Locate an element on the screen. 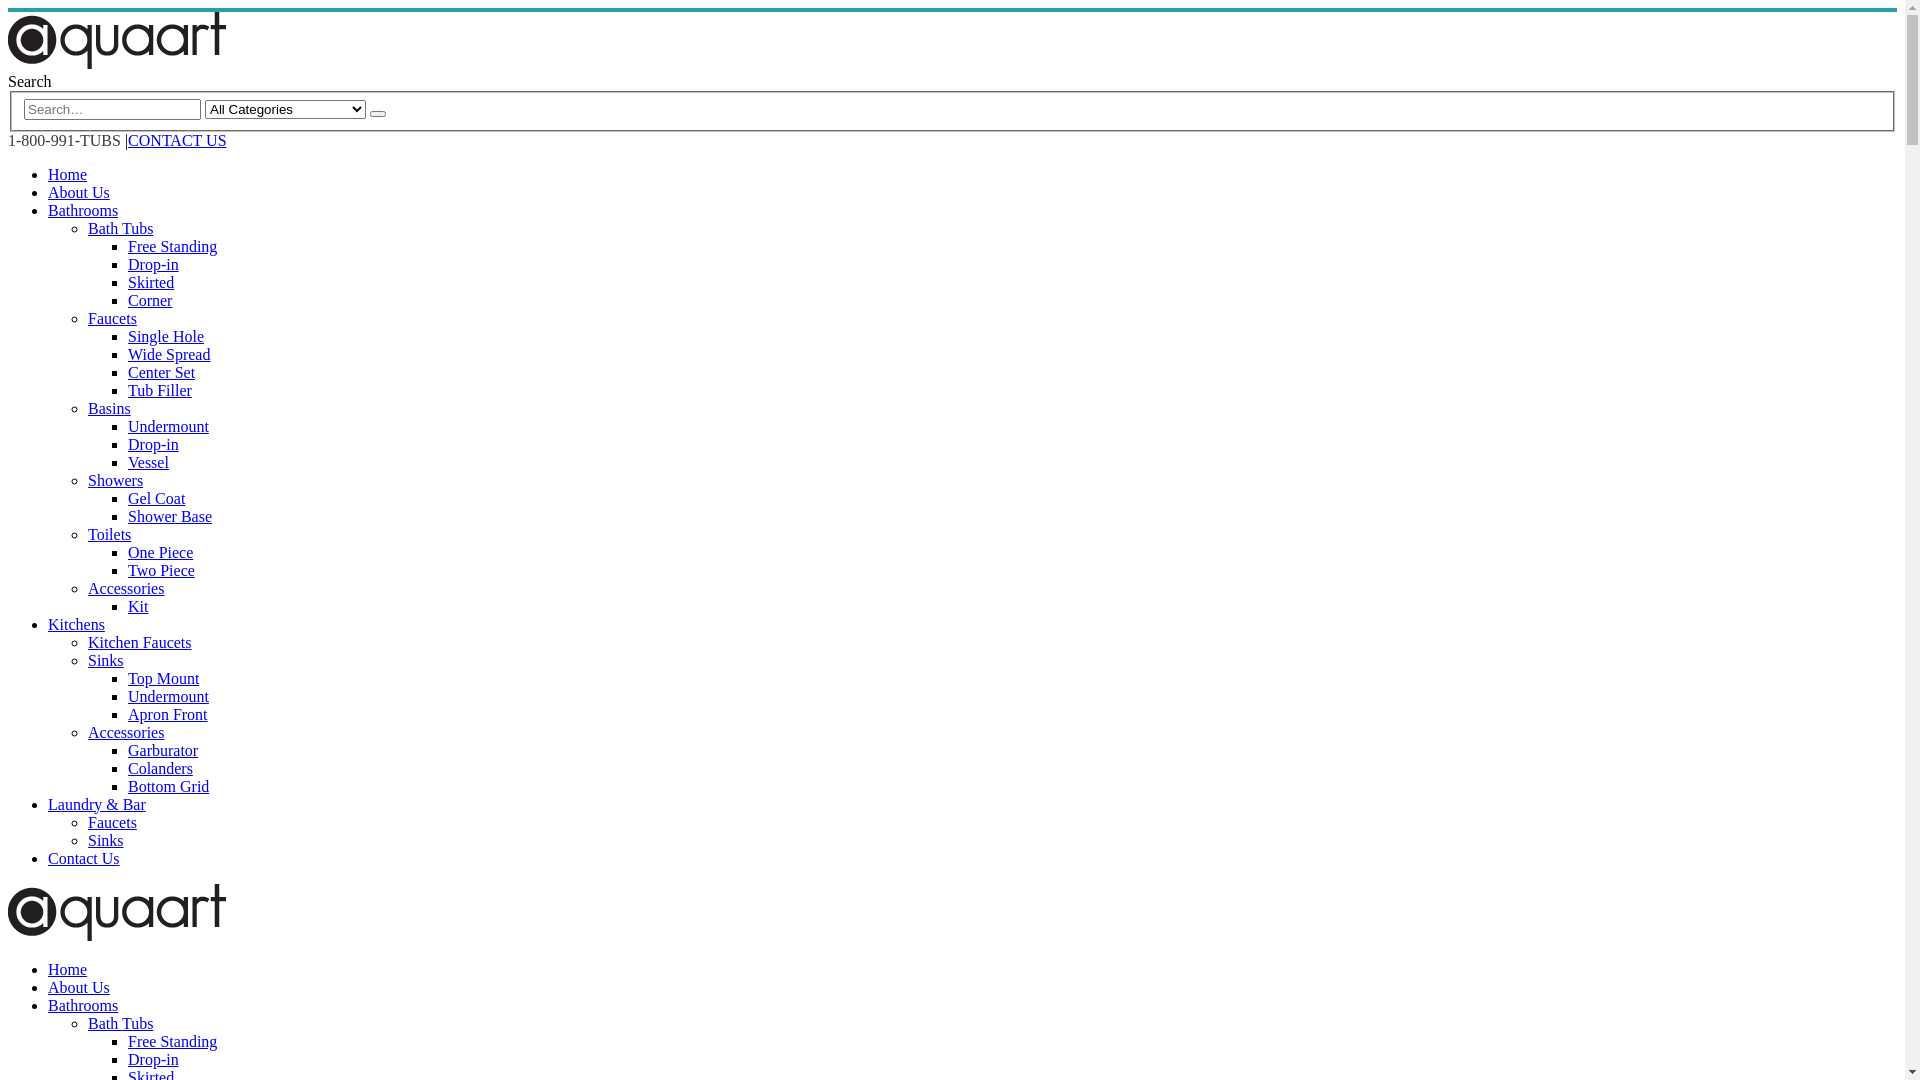 This screenshot has width=1920, height=1080. 'Wide Spread' is located at coordinates (168, 353).